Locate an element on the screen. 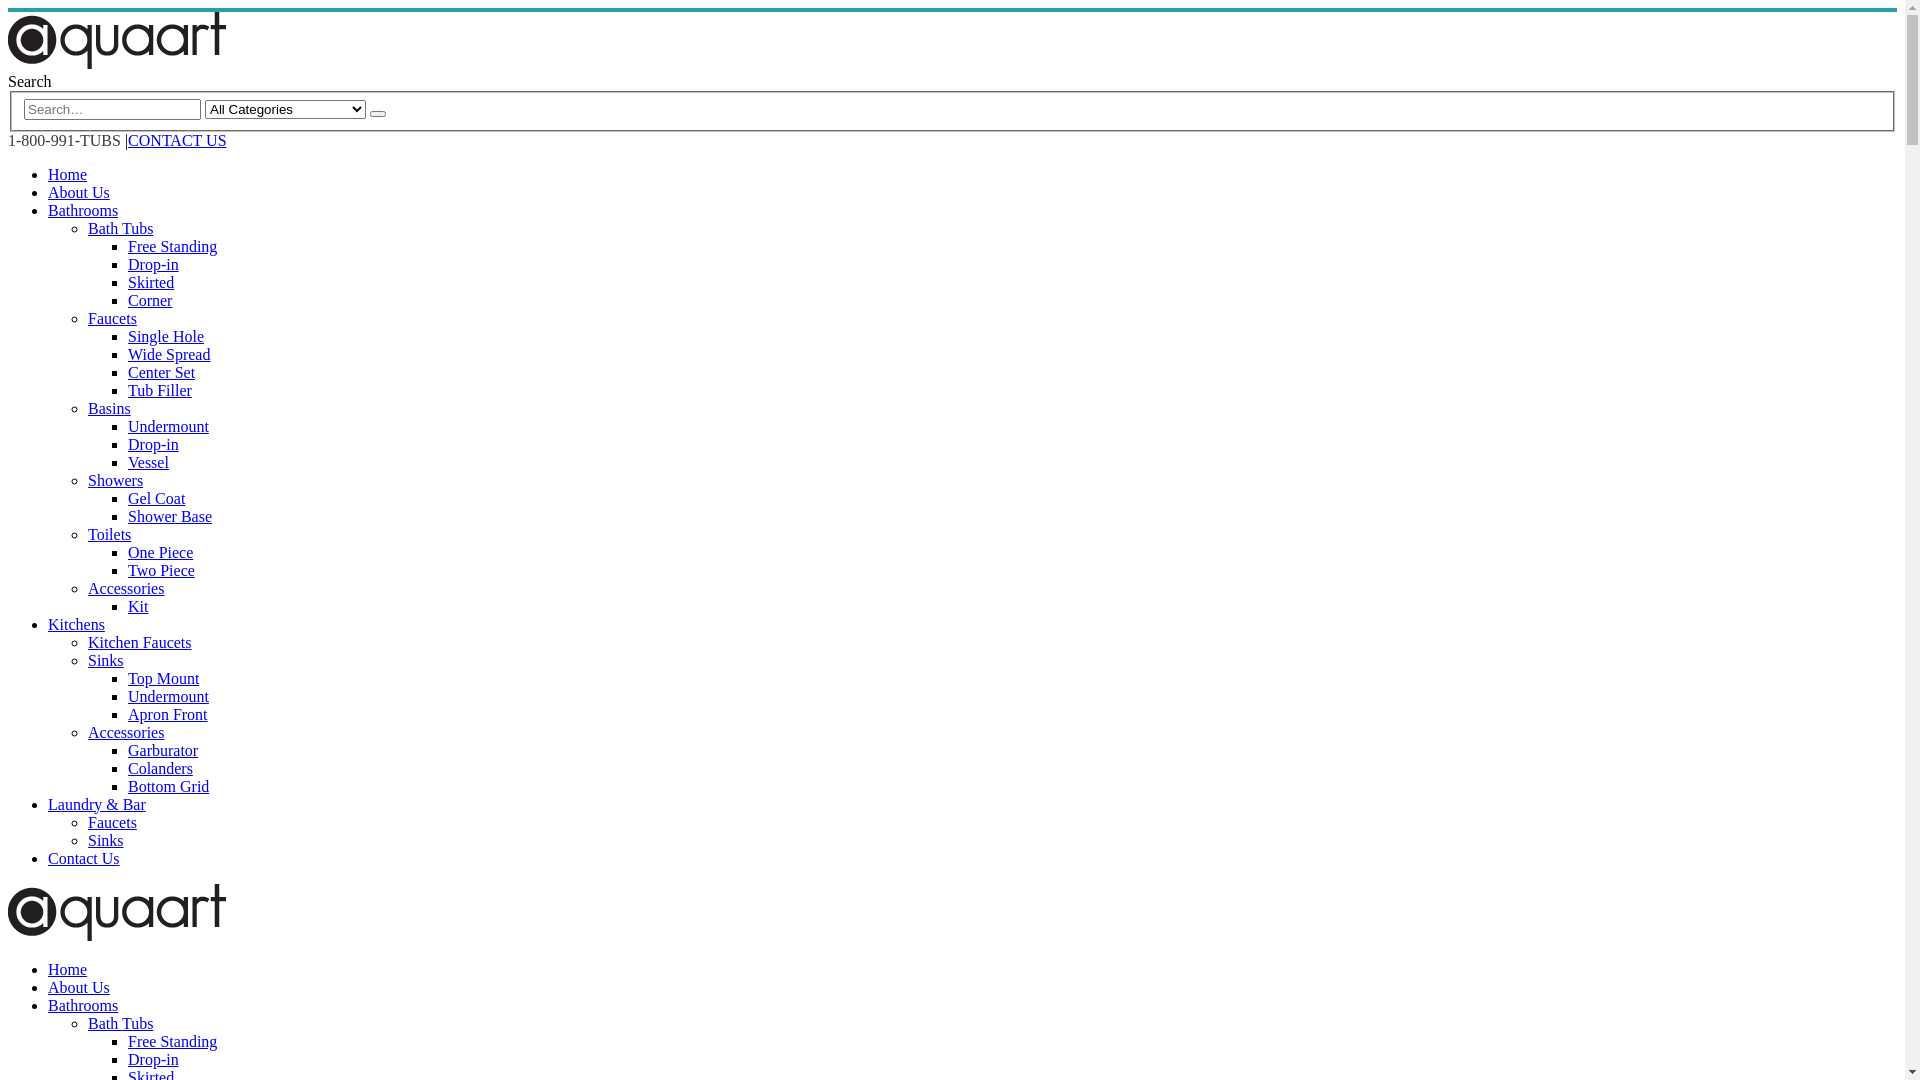 This screenshot has width=1920, height=1080. 'Wide Spread' is located at coordinates (168, 353).